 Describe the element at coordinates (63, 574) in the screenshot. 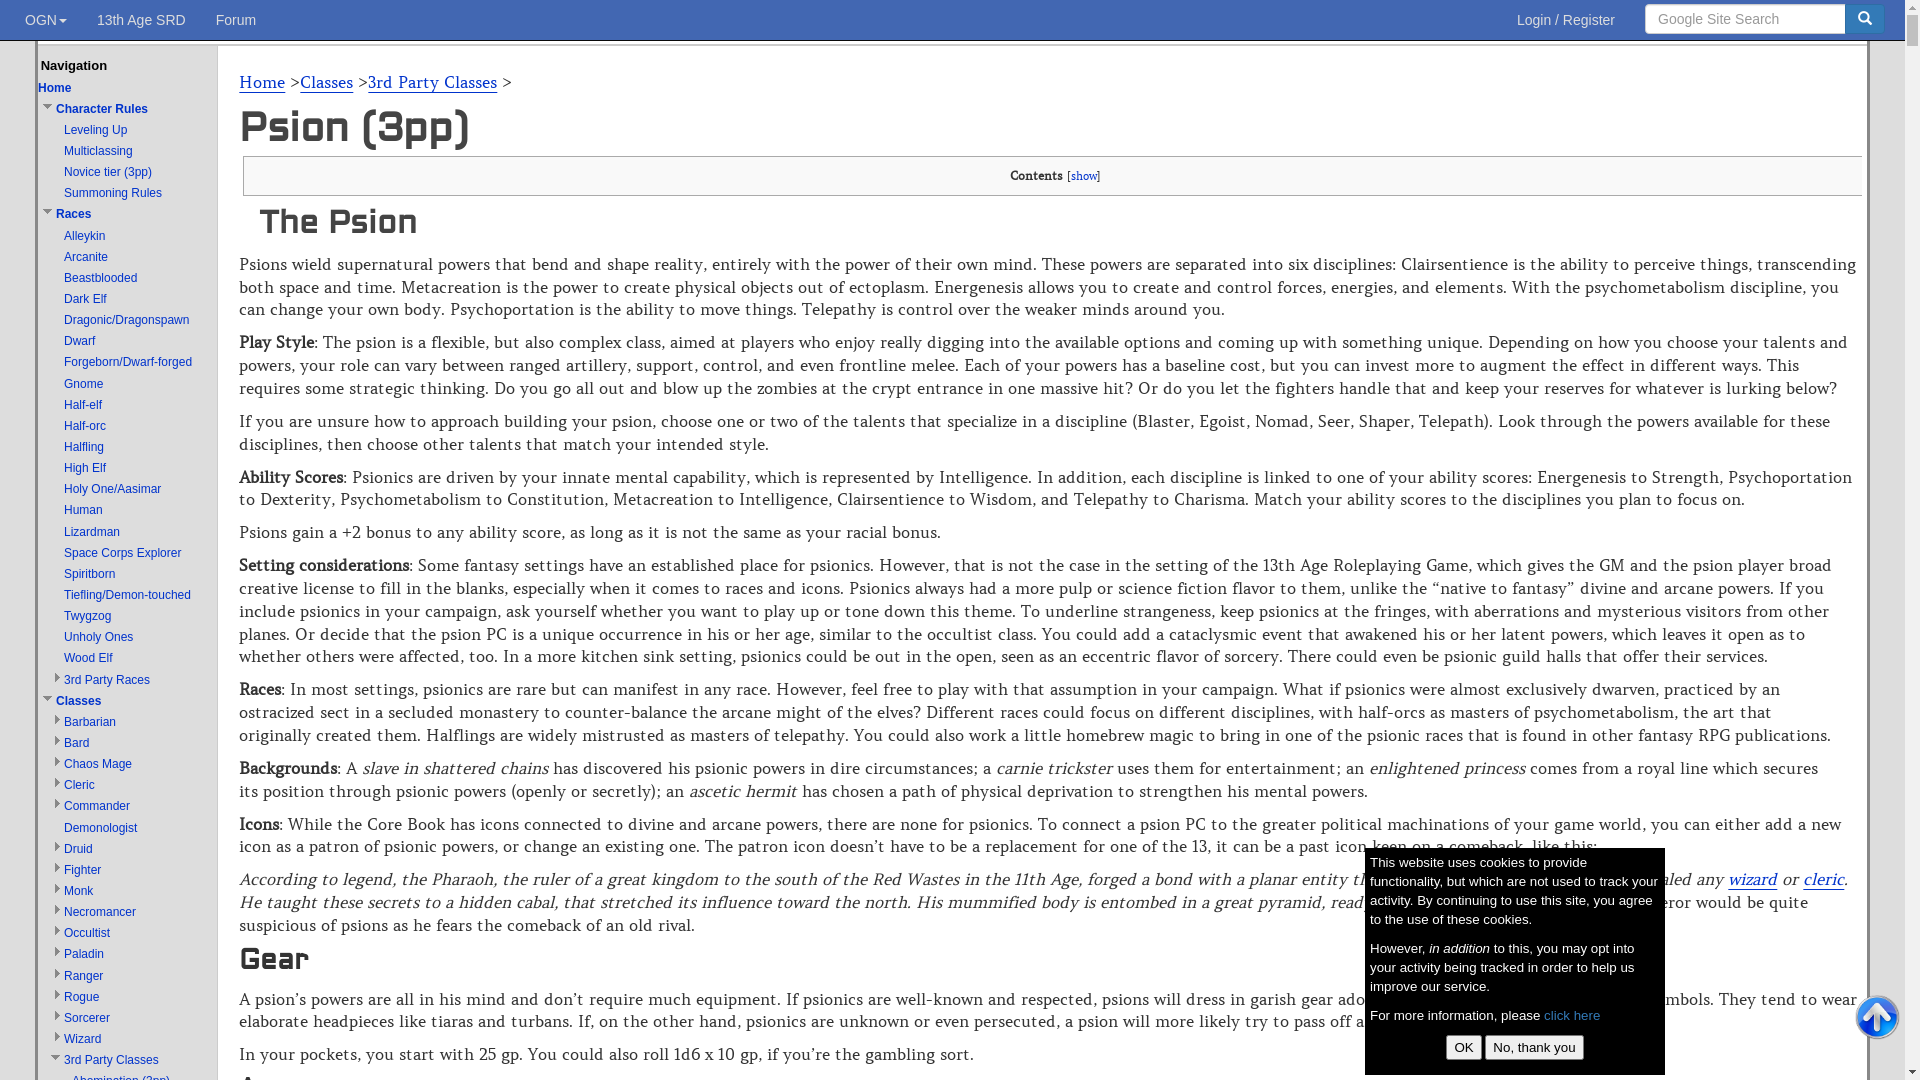

I see `'Spiritborn'` at that location.